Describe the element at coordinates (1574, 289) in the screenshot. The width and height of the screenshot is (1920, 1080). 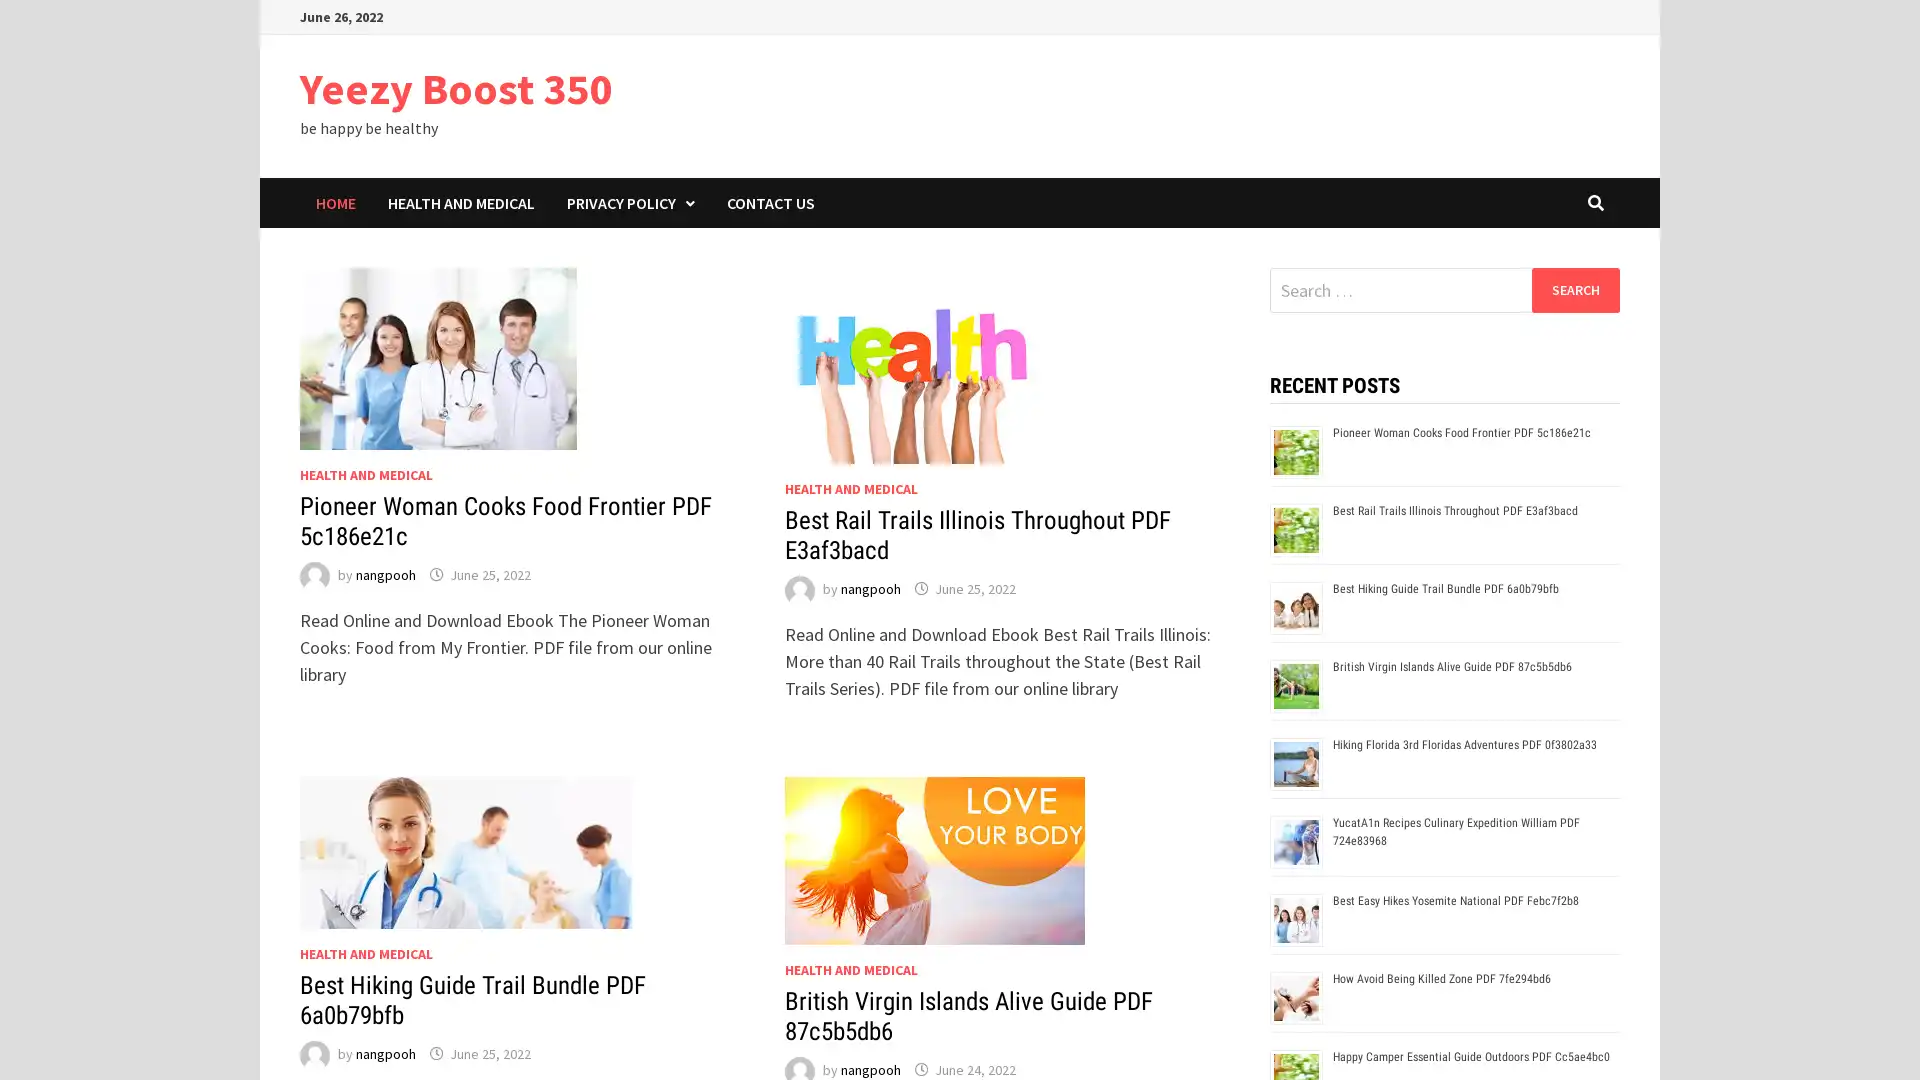
I see `Search` at that location.